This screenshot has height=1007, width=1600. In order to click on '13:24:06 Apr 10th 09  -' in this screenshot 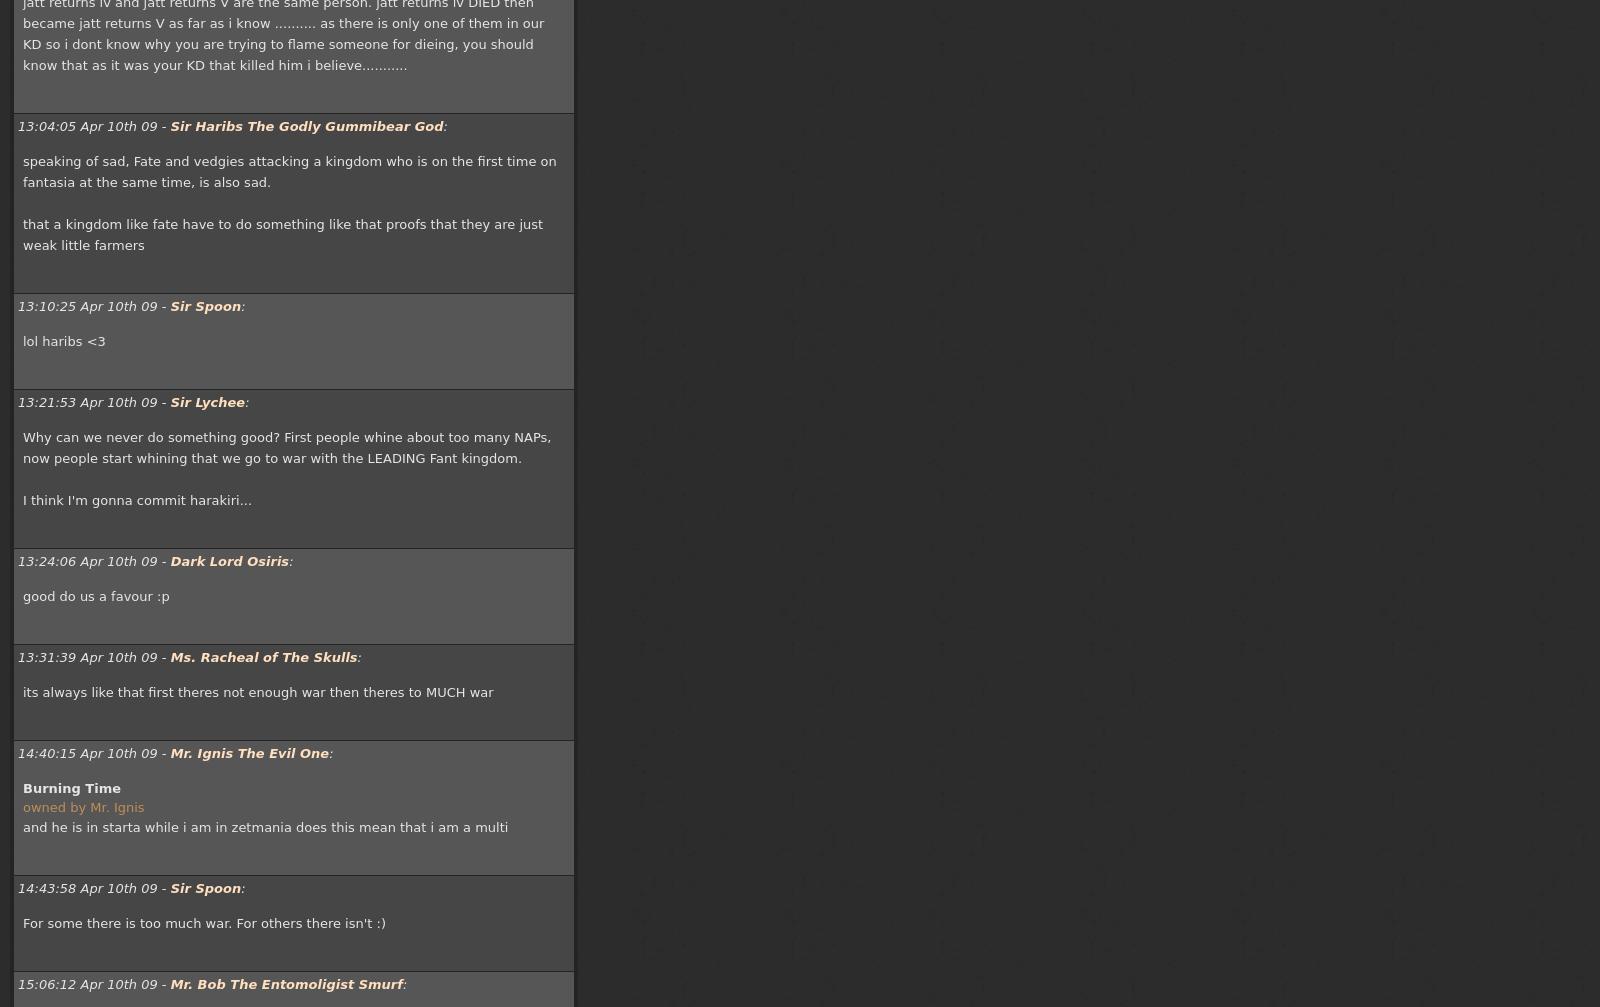, I will do `click(92, 560)`.